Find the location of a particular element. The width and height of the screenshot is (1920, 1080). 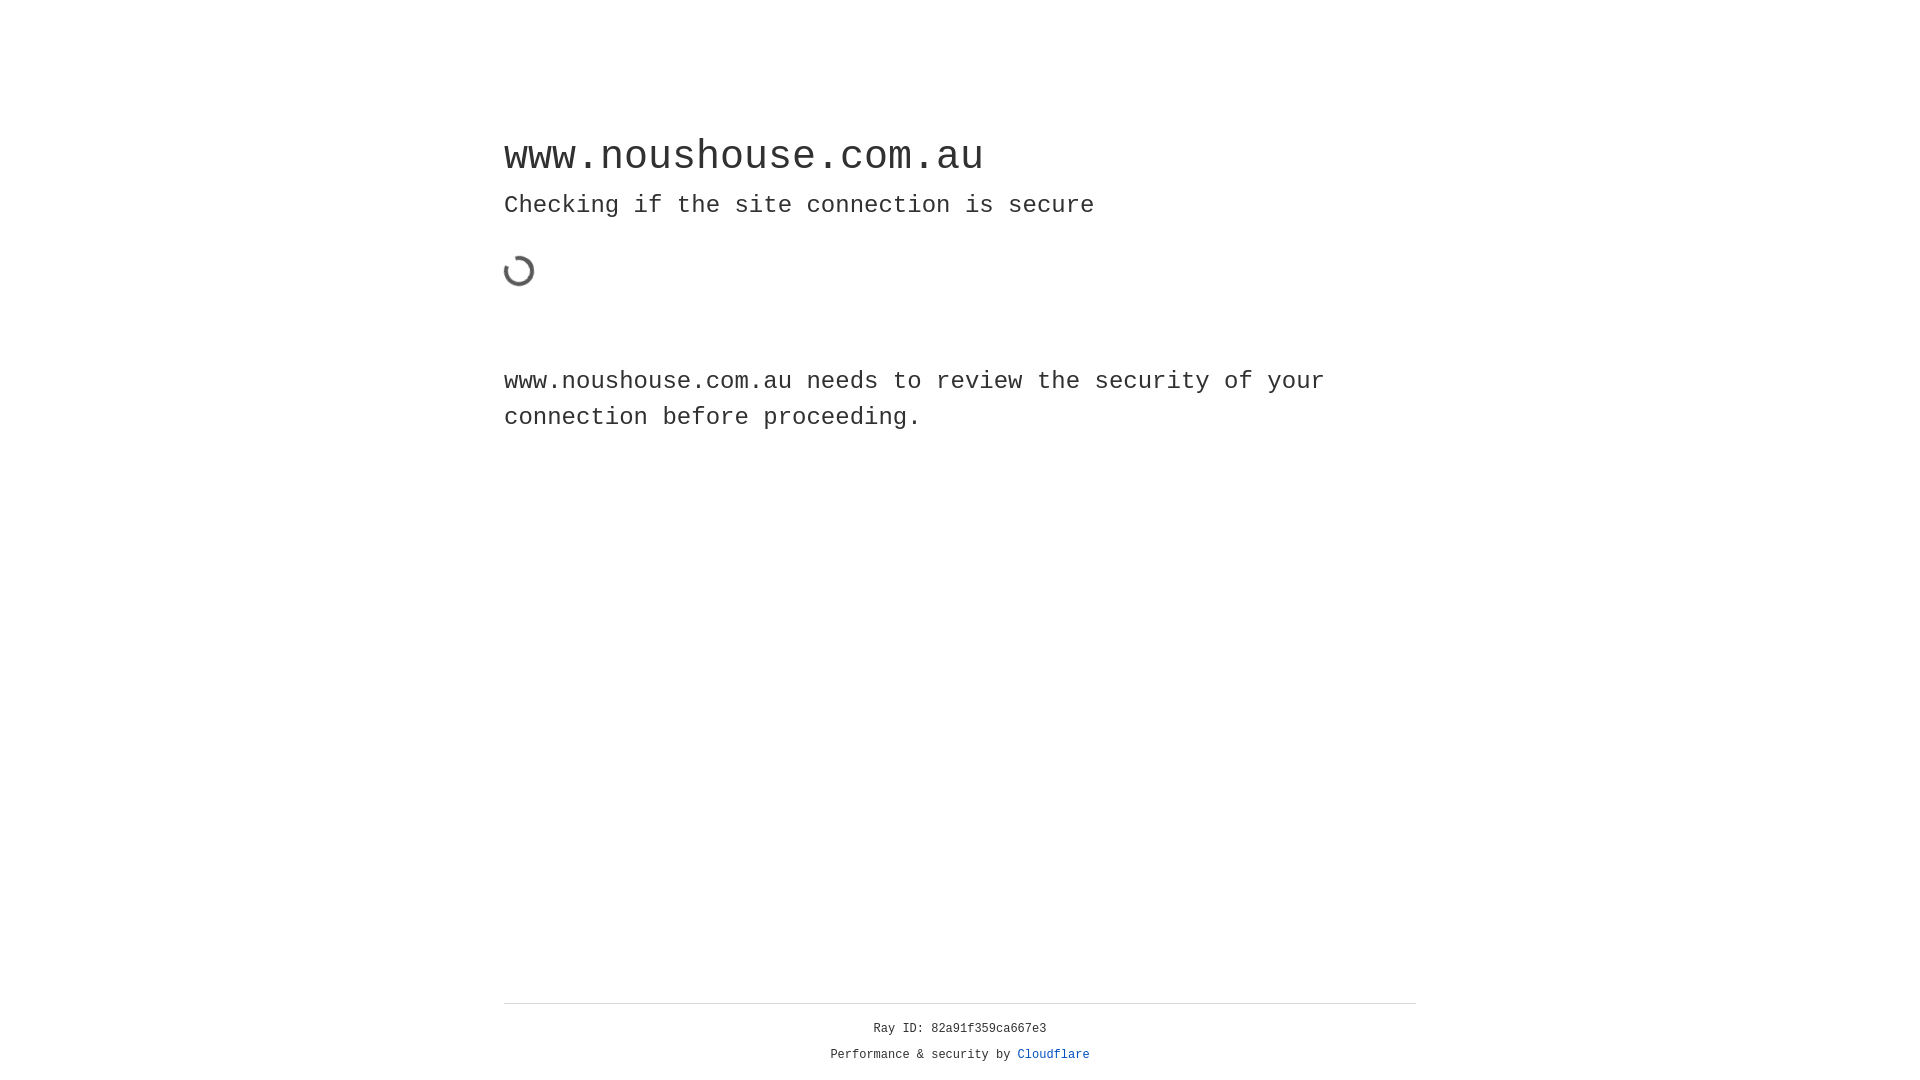

'Cloudflare' is located at coordinates (1053, 1054).